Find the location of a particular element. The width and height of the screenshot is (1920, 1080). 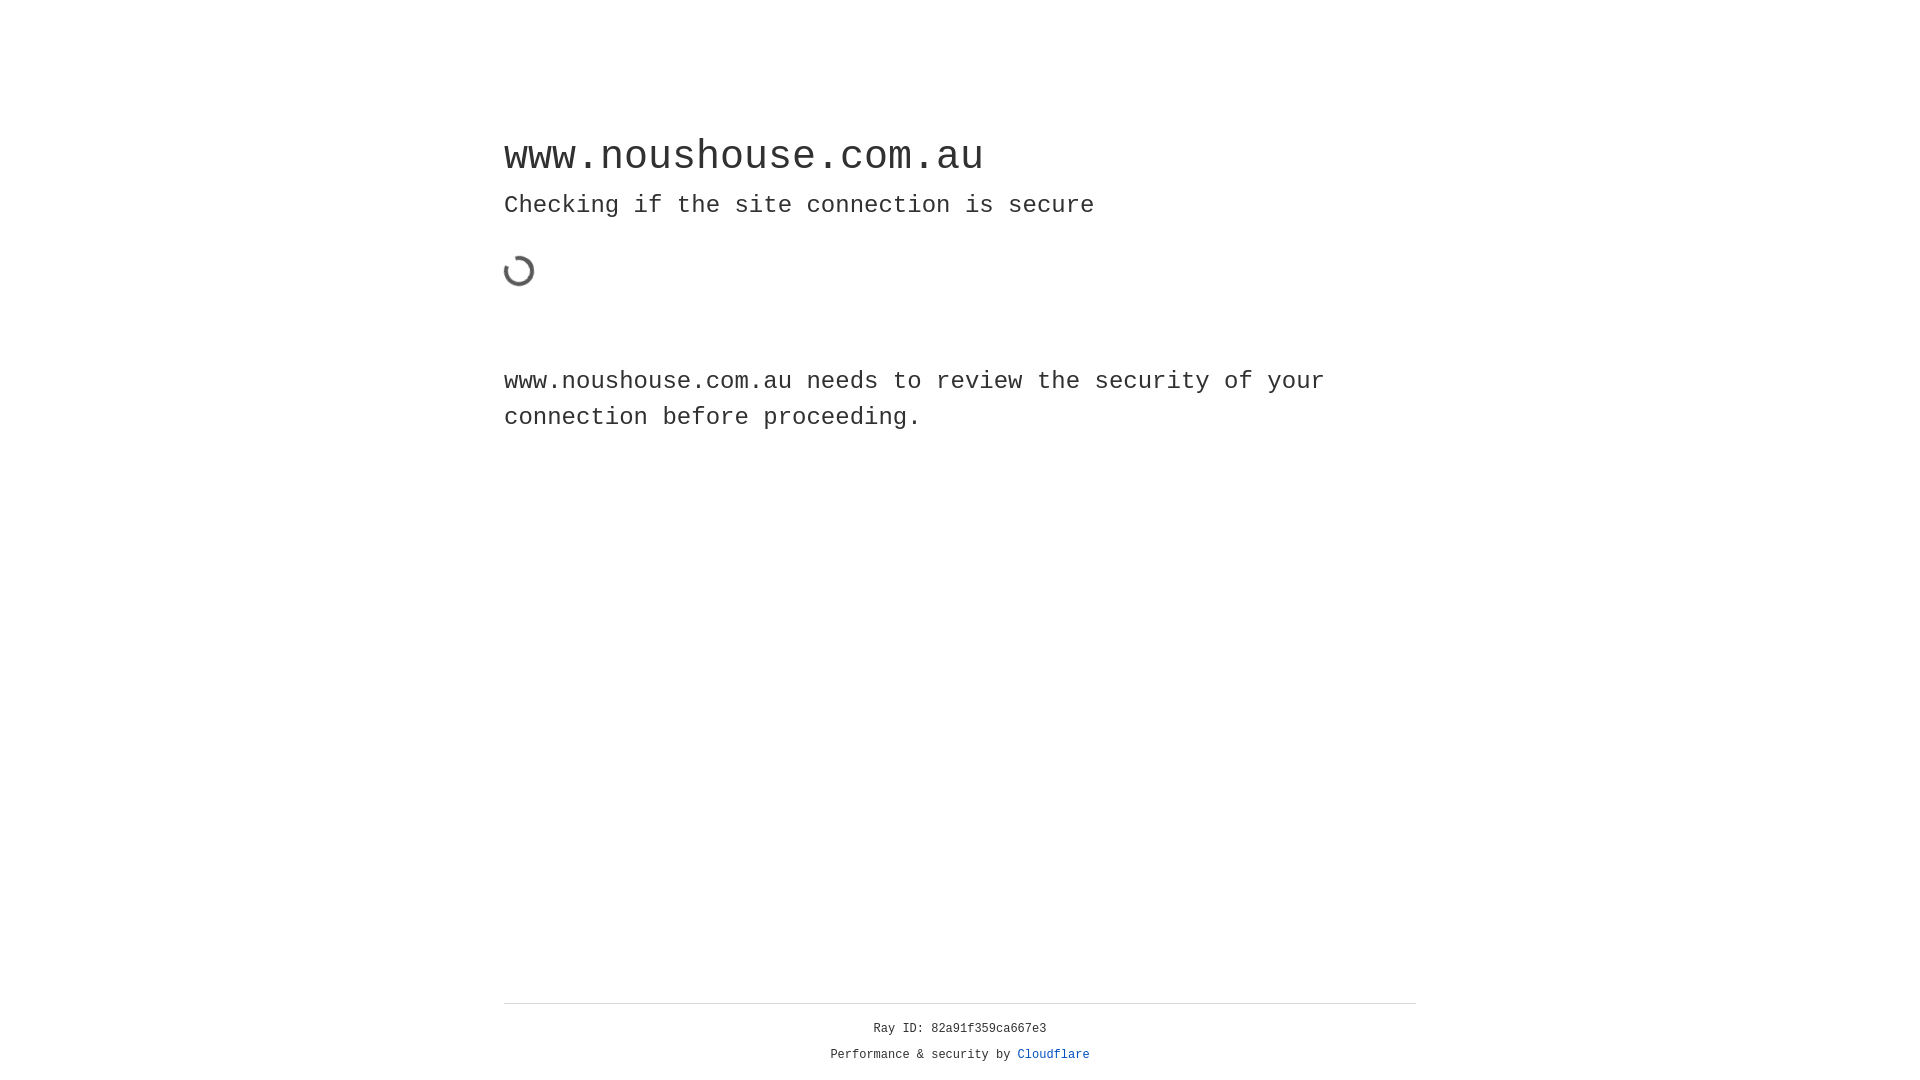

'Cloudflare' is located at coordinates (1053, 1054).